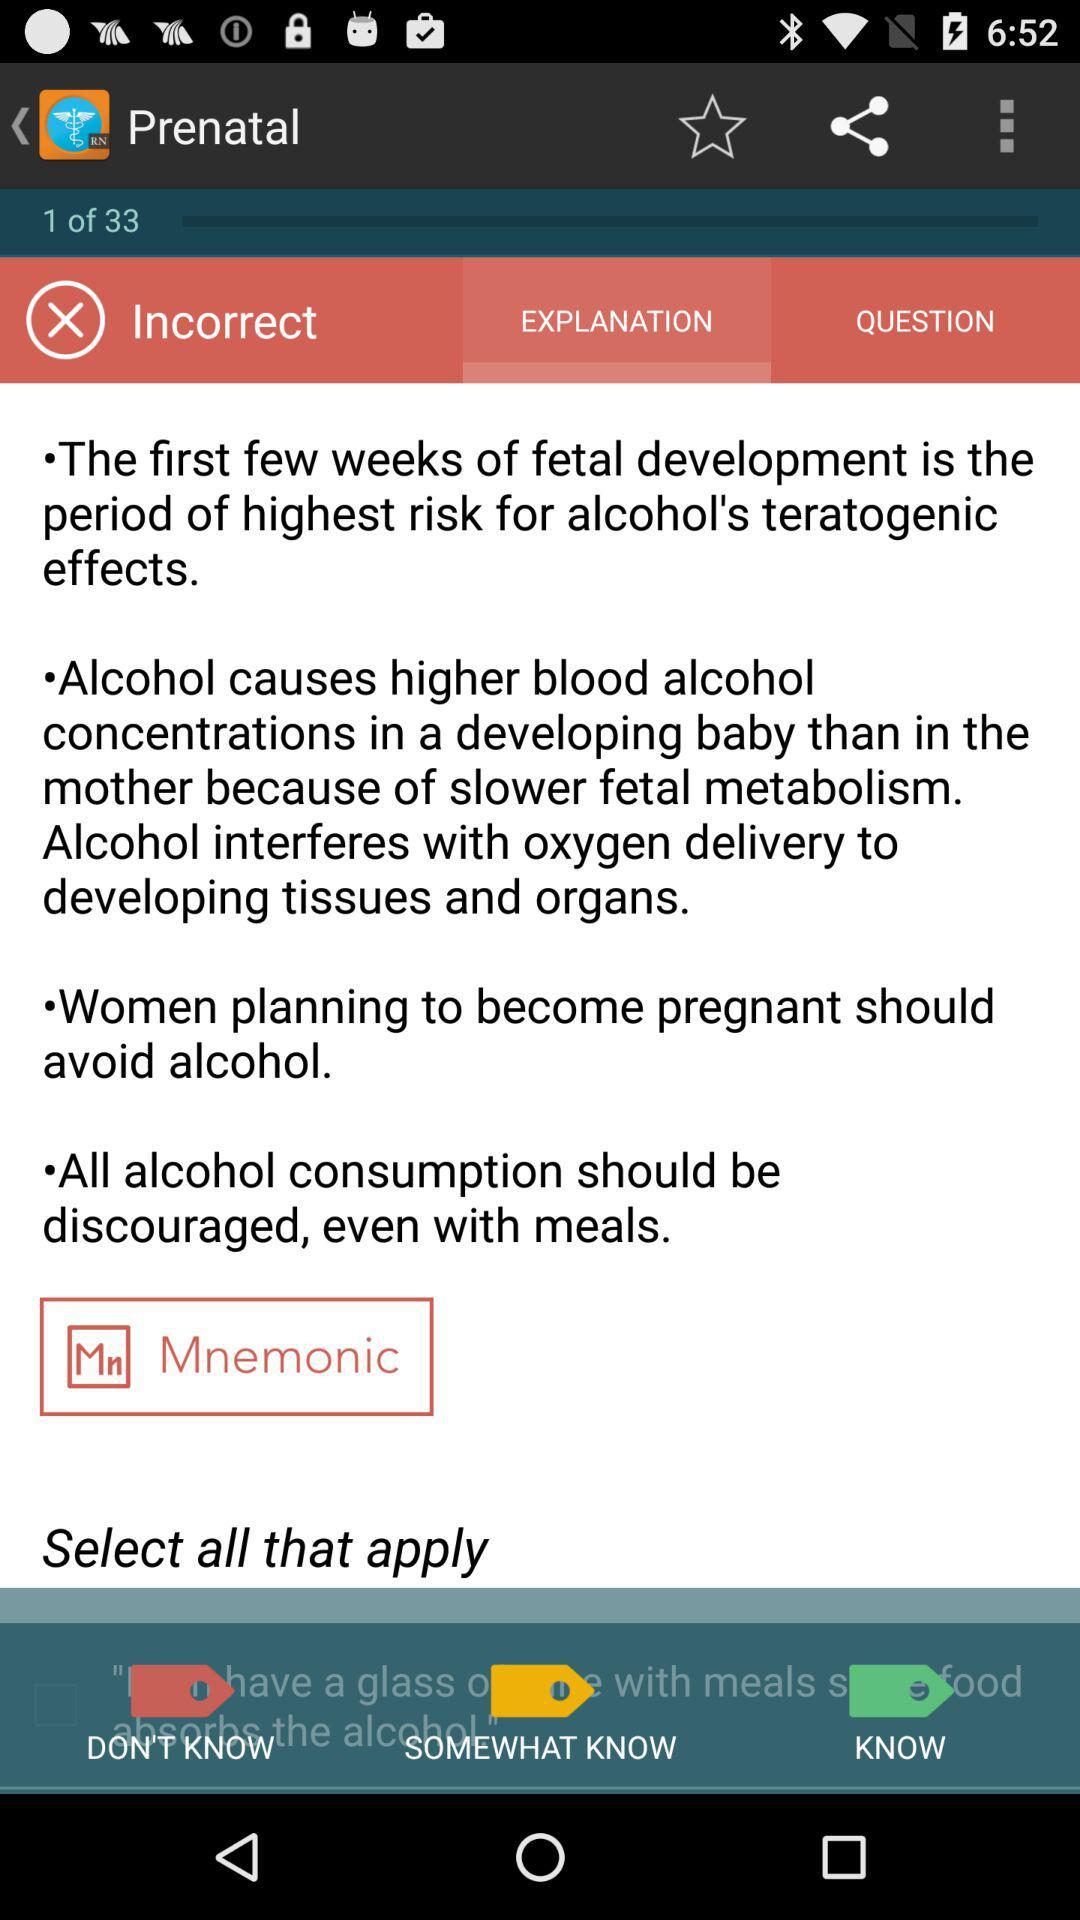 The height and width of the screenshot is (1920, 1080). What do you see at coordinates (180, 1689) in the screenshot?
I see `list as do n't know` at bounding box center [180, 1689].